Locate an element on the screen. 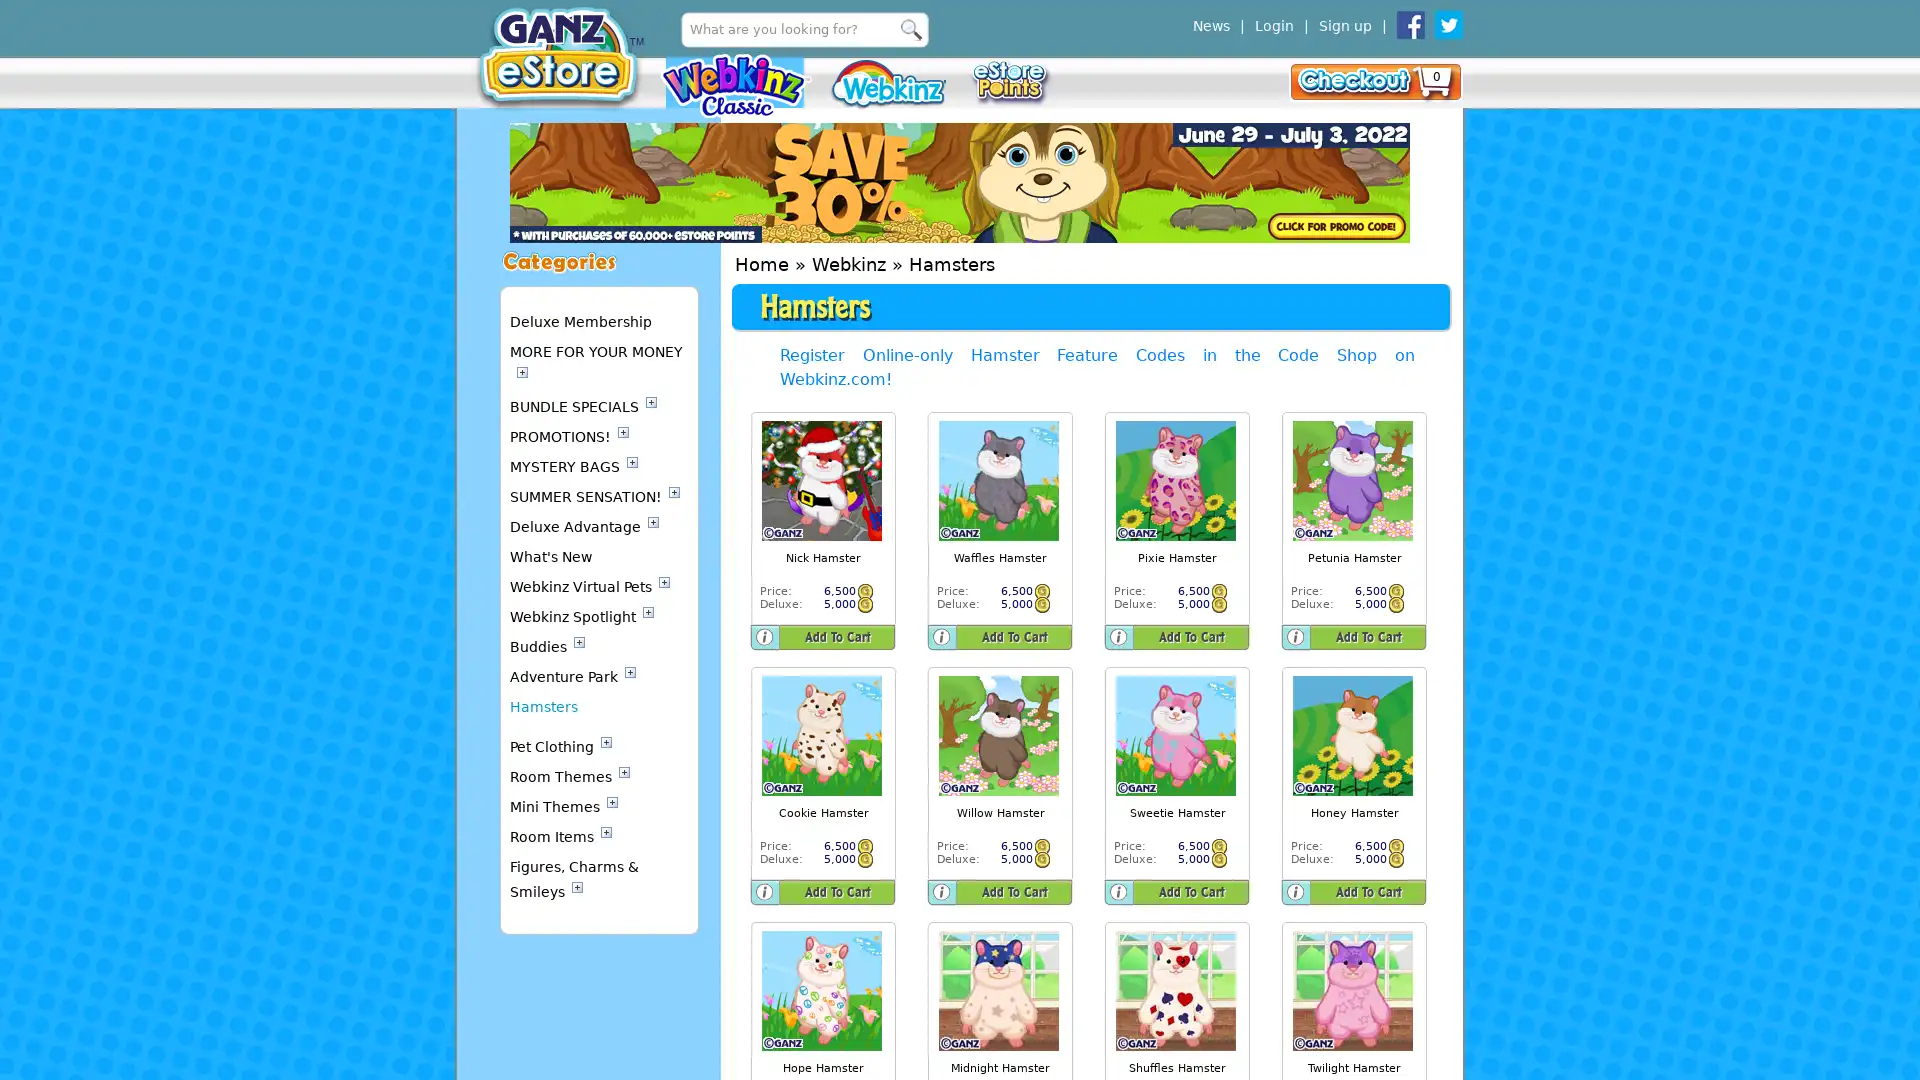  Add To Cart is located at coordinates (837, 890).